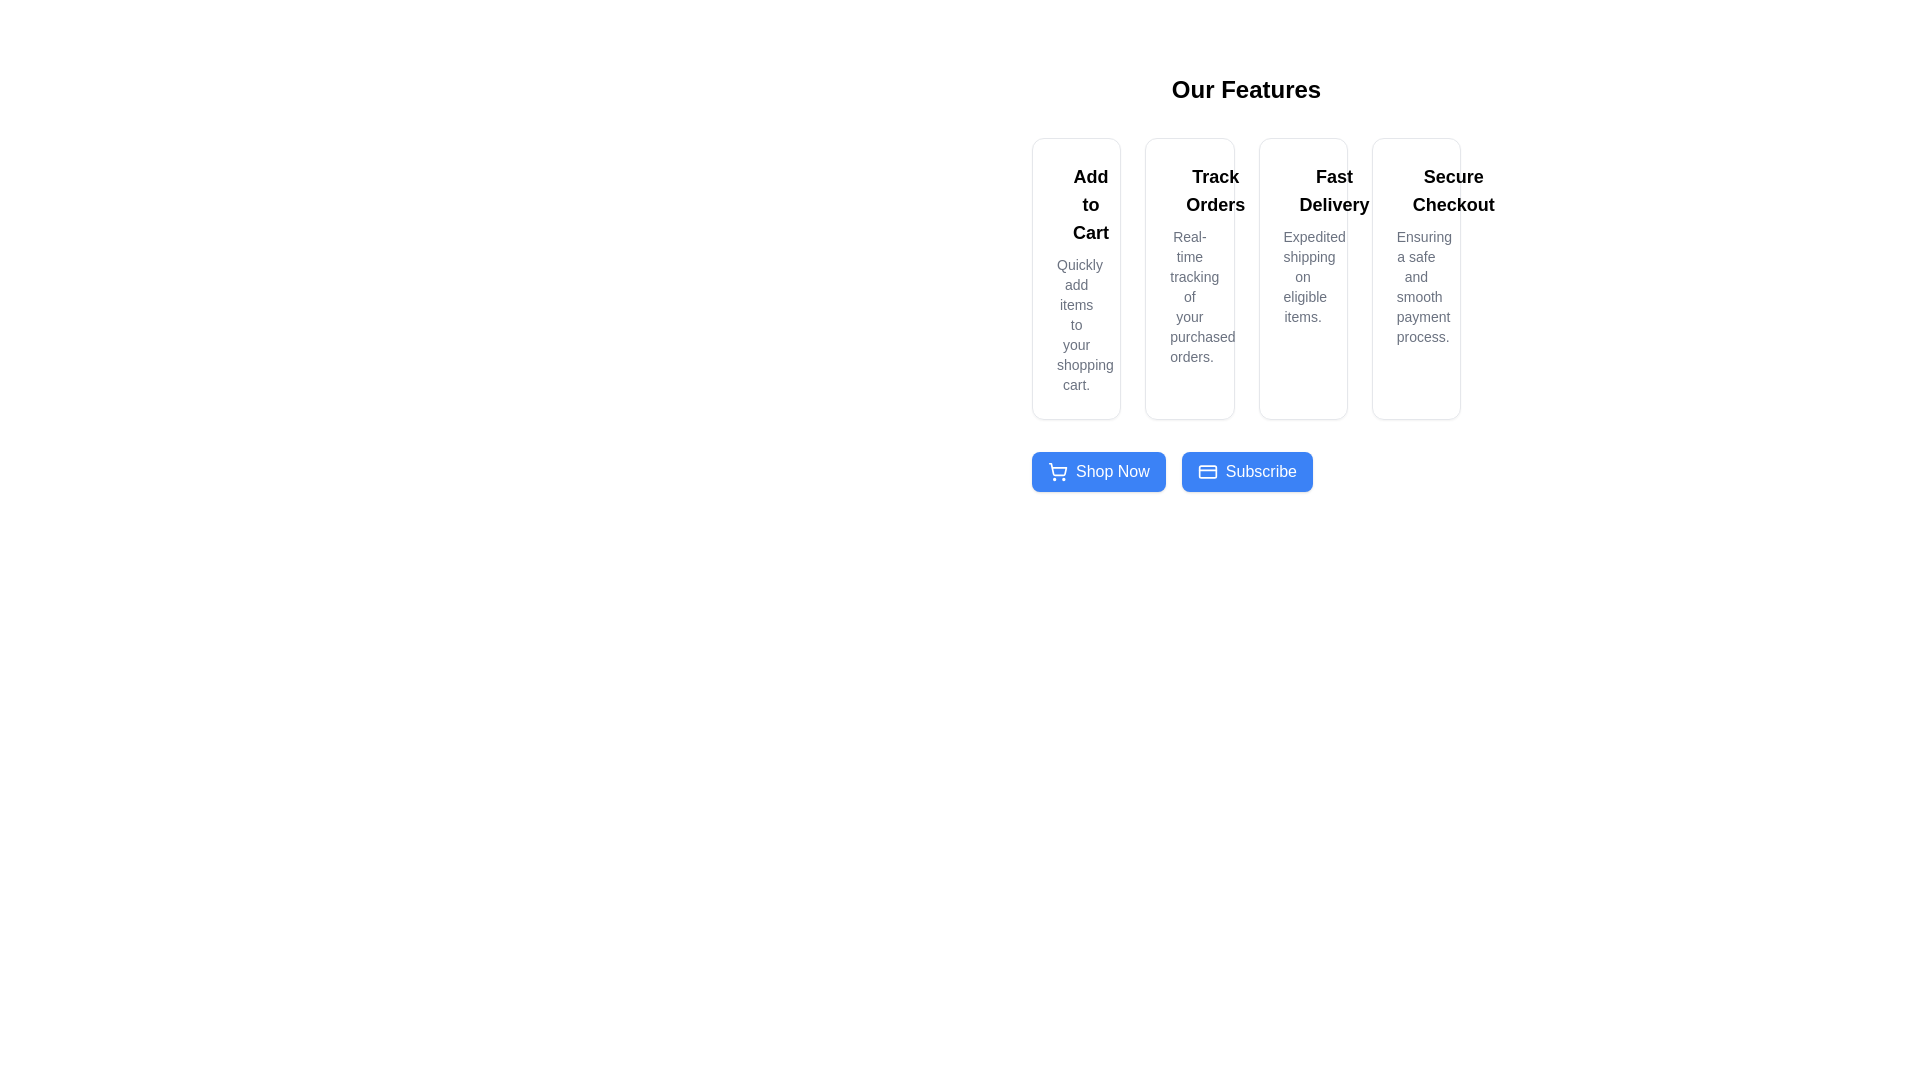 Image resolution: width=1920 pixels, height=1080 pixels. What do you see at coordinates (1097, 471) in the screenshot?
I see `the blue 'Shop Now' button with a shopping cart icon` at bounding box center [1097, 471].